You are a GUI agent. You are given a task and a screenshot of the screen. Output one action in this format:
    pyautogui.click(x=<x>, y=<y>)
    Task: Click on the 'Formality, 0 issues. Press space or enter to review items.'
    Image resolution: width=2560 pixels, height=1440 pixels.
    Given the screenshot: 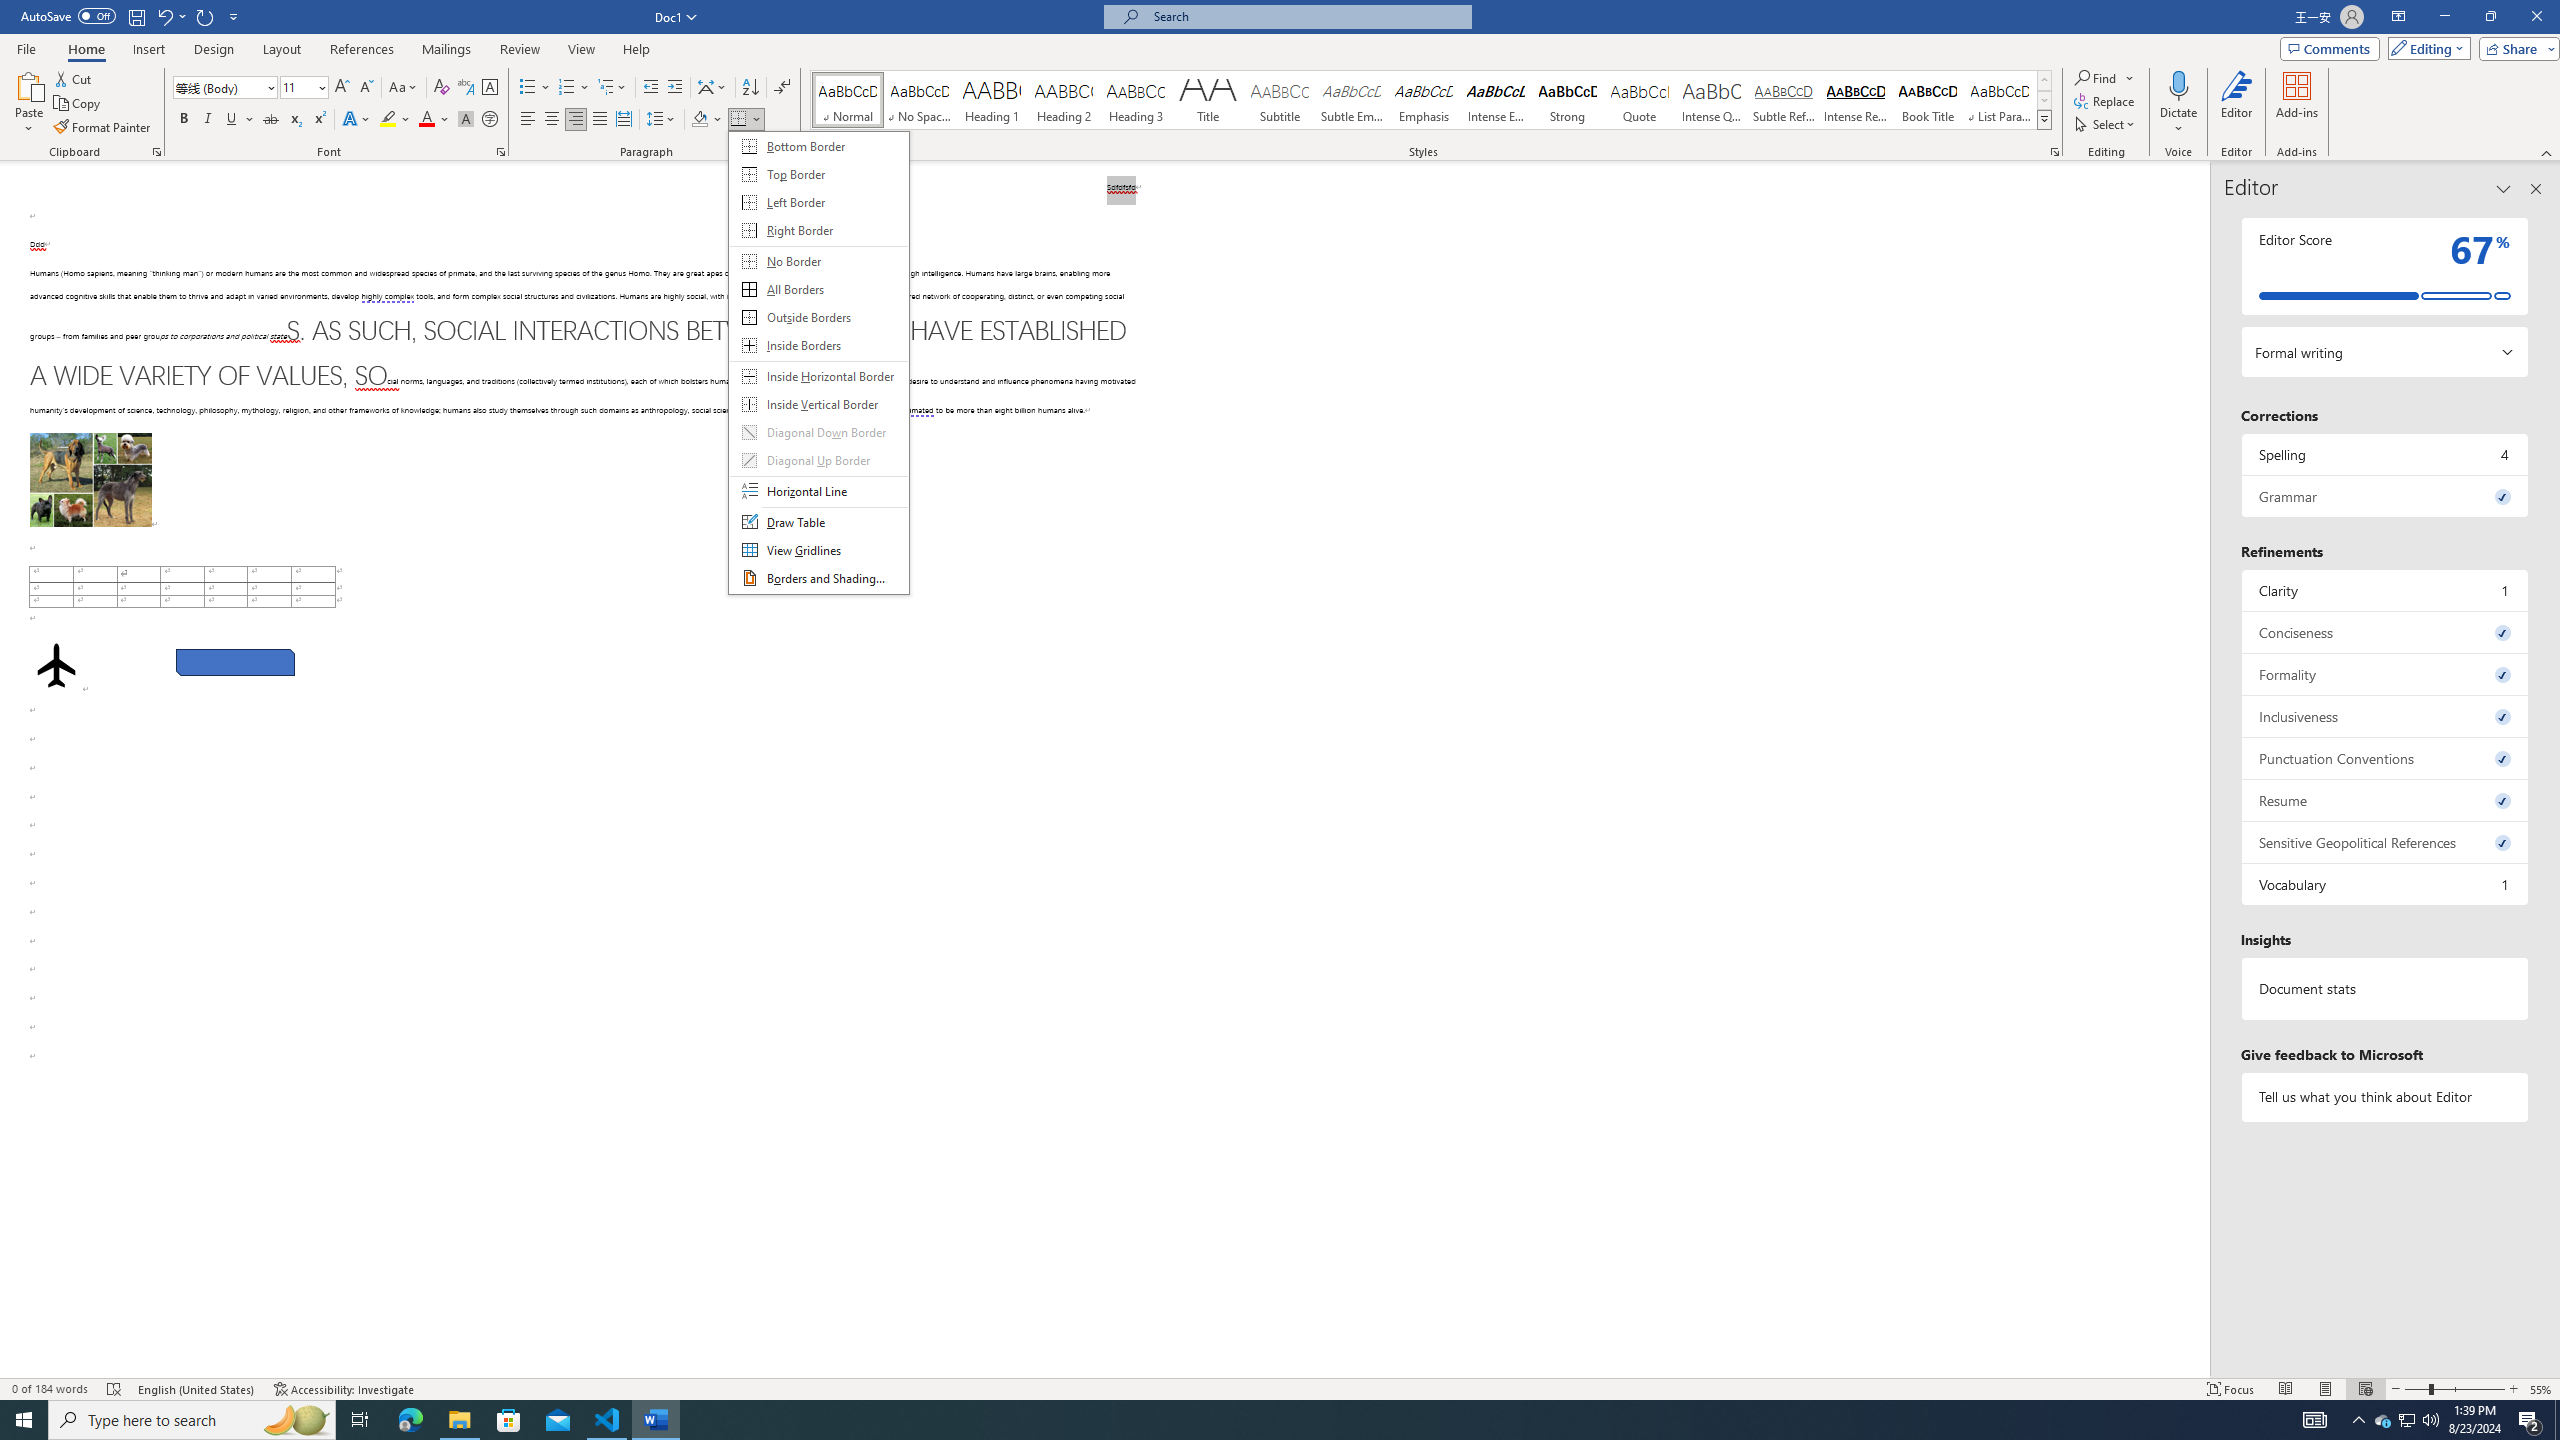 What is the action you would take?
    pyautogui.click(x=2384, y=674)
    